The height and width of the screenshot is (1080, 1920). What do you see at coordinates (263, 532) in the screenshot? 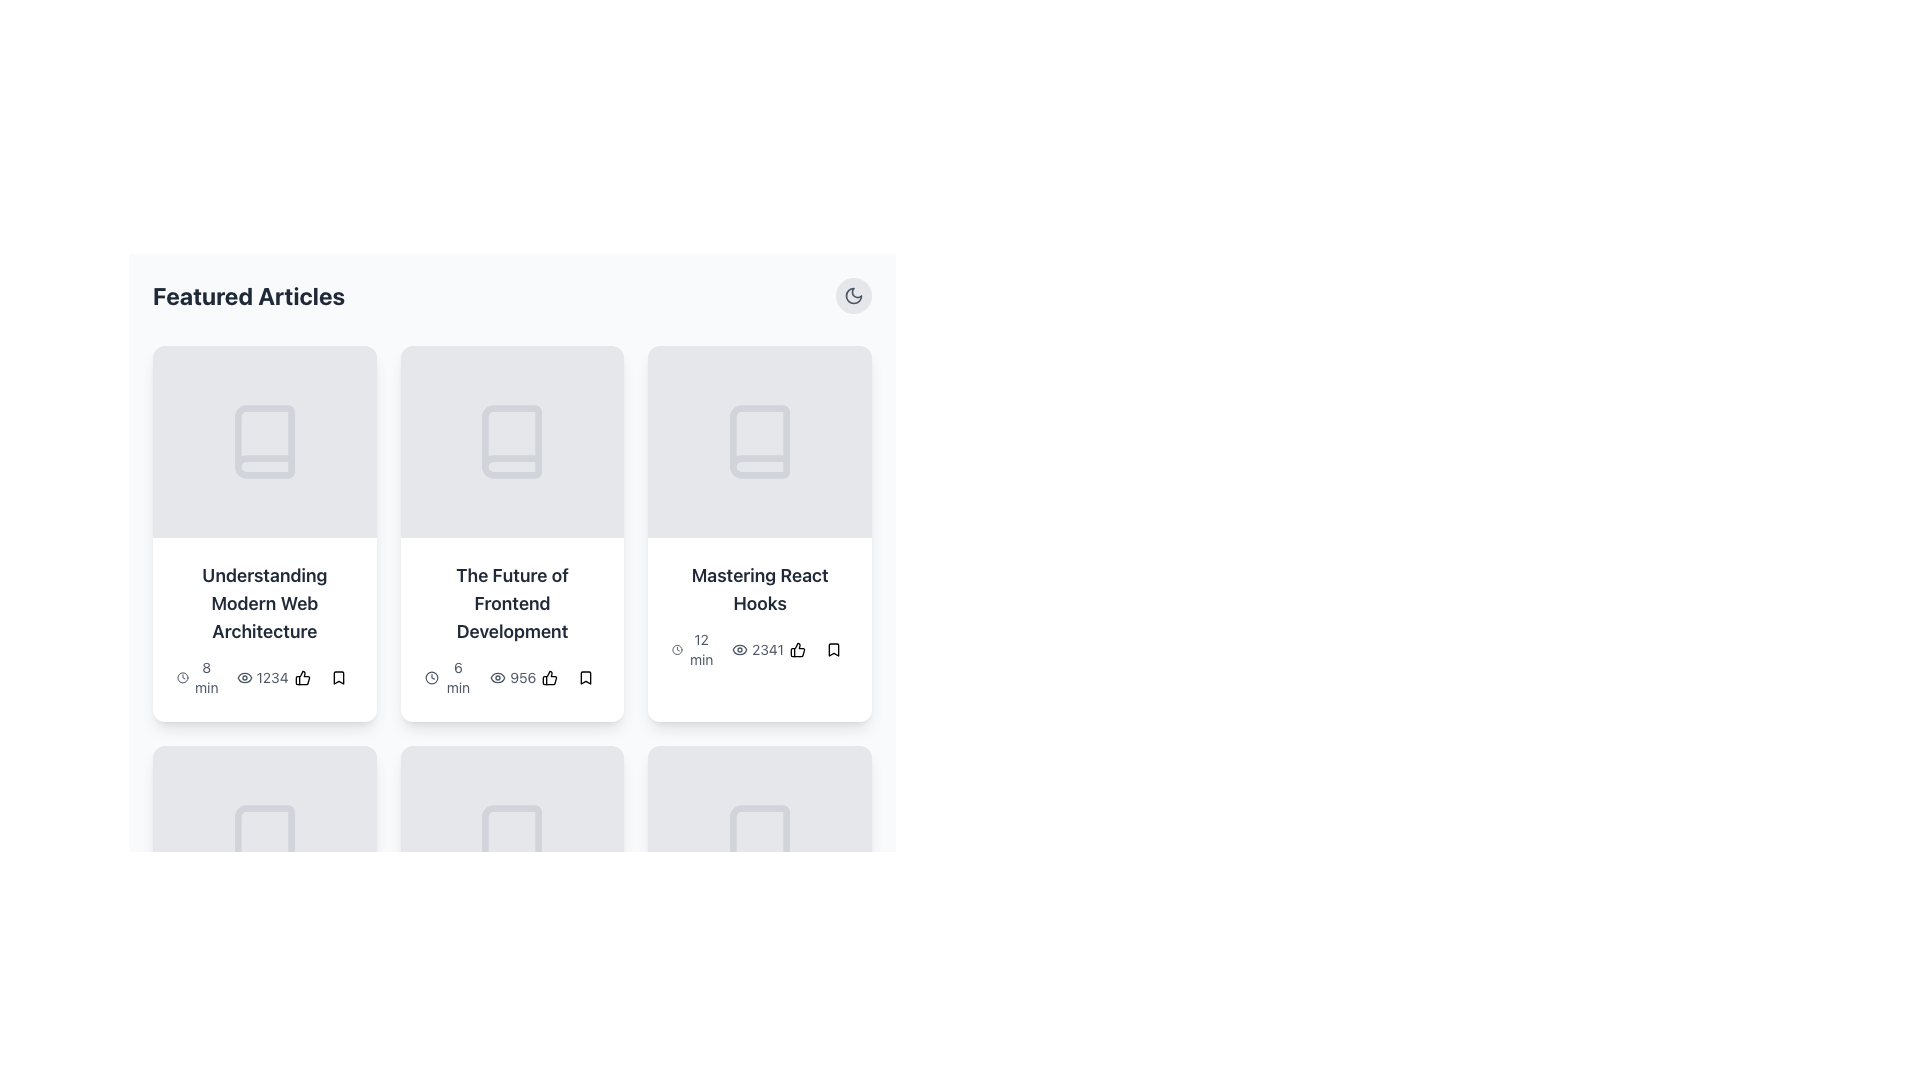
I see `the first card` at bounding box center [263, 532].